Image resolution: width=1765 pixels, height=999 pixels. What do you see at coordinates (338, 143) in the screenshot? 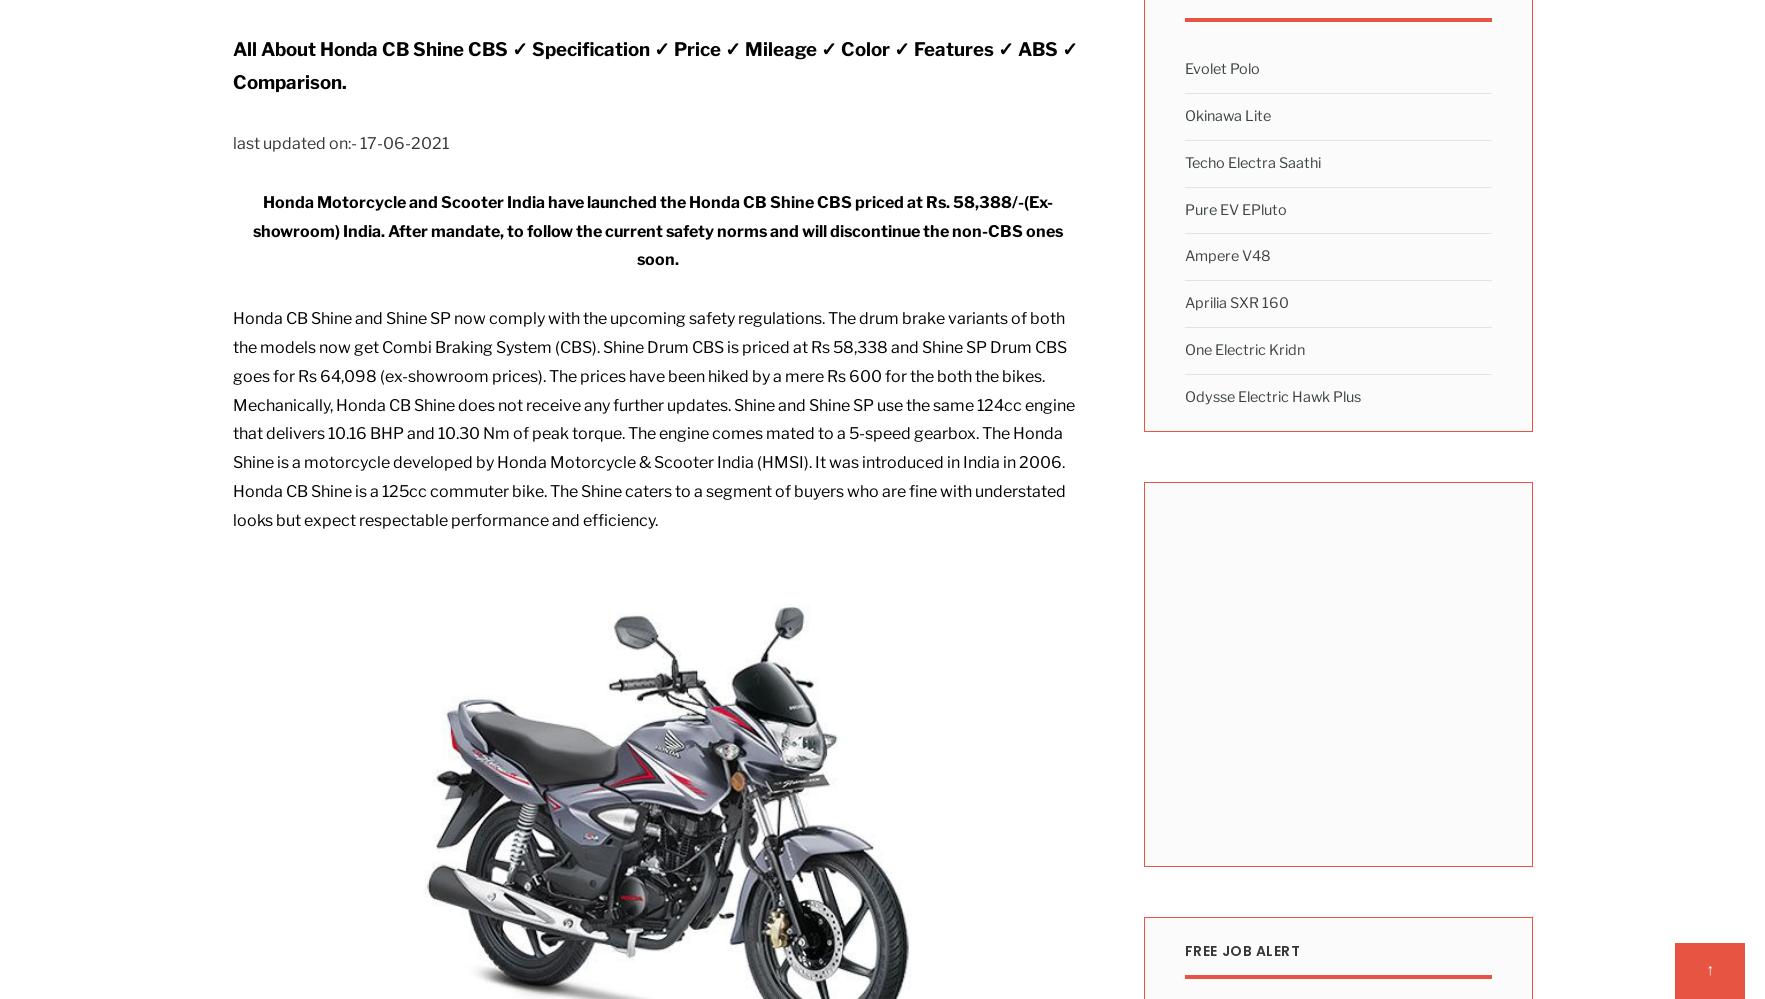
I see `'last updated on:- 17-06-2021'` at bounding box center [338, 143].